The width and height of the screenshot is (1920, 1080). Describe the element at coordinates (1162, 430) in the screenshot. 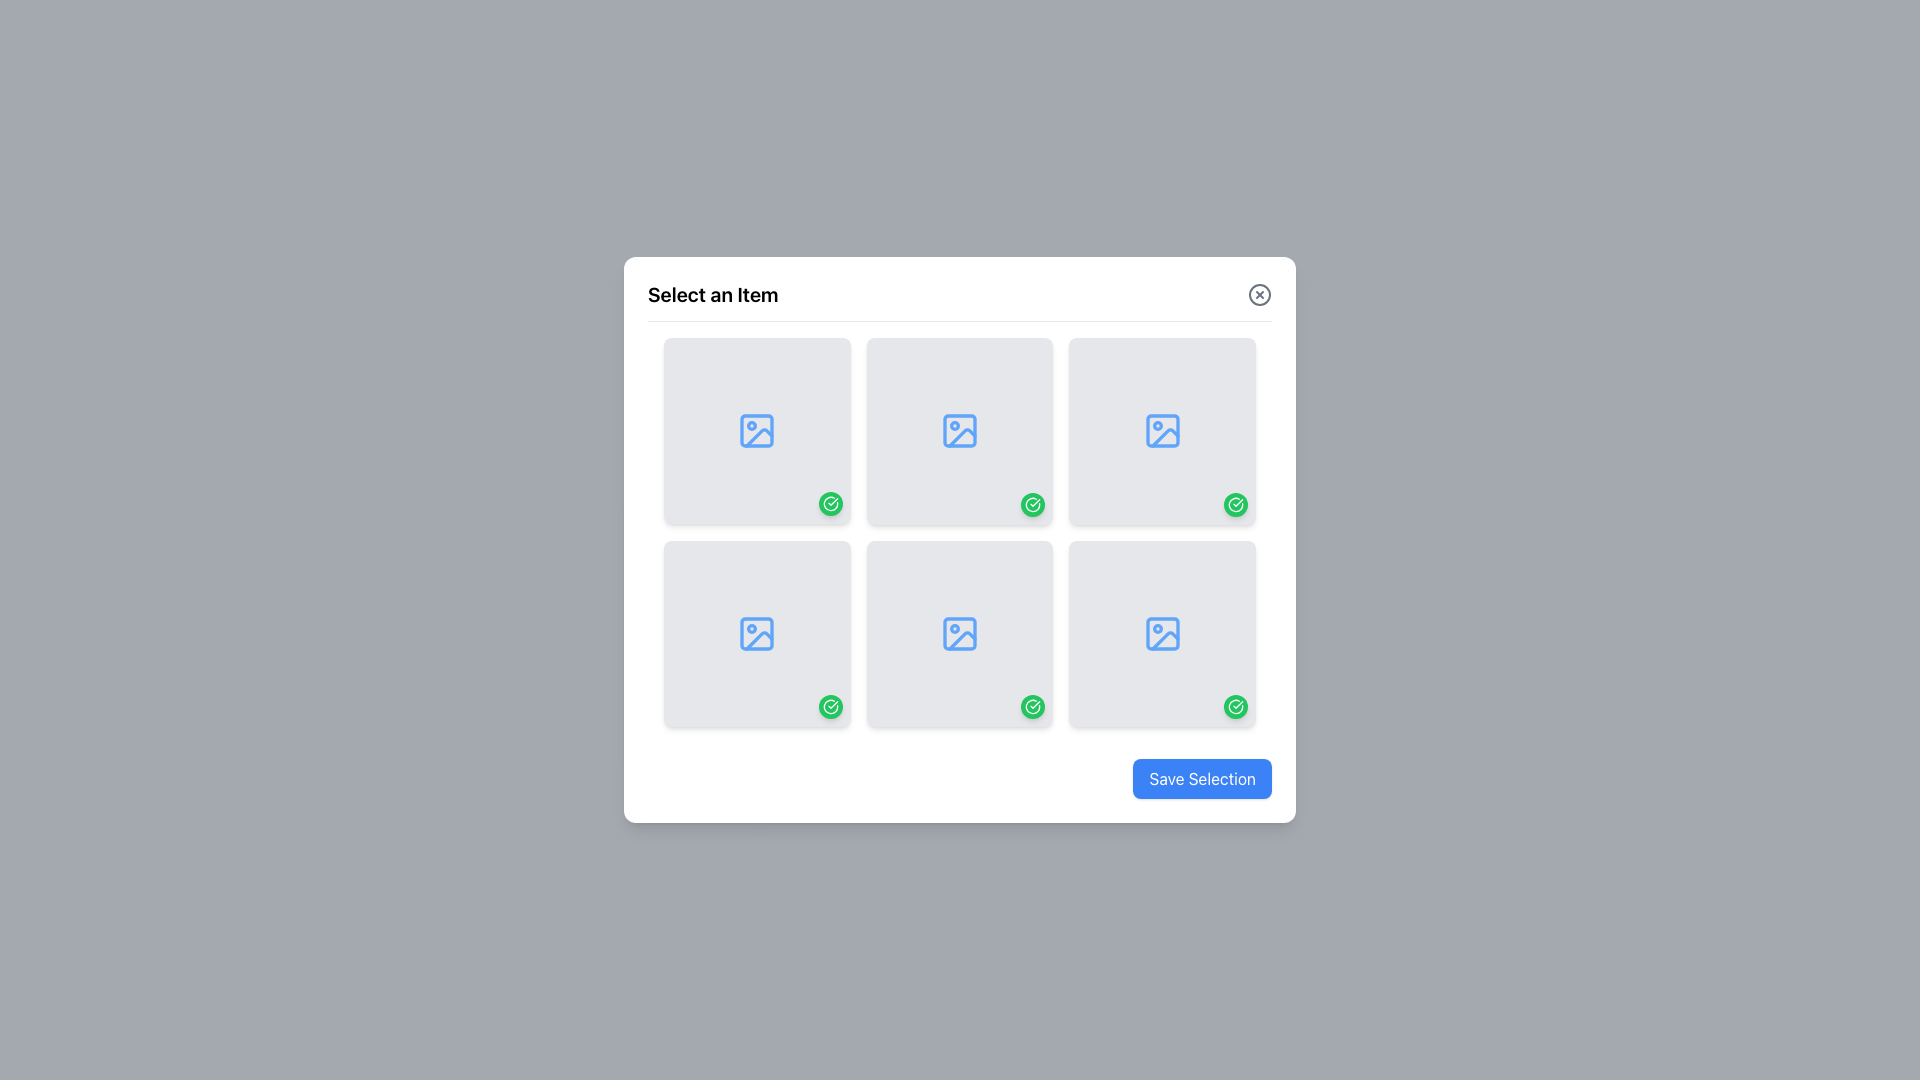

I see `the icon representing a photo or image placeholder located in the top-right corner of the 2x3 grid of selectable items` at that location.